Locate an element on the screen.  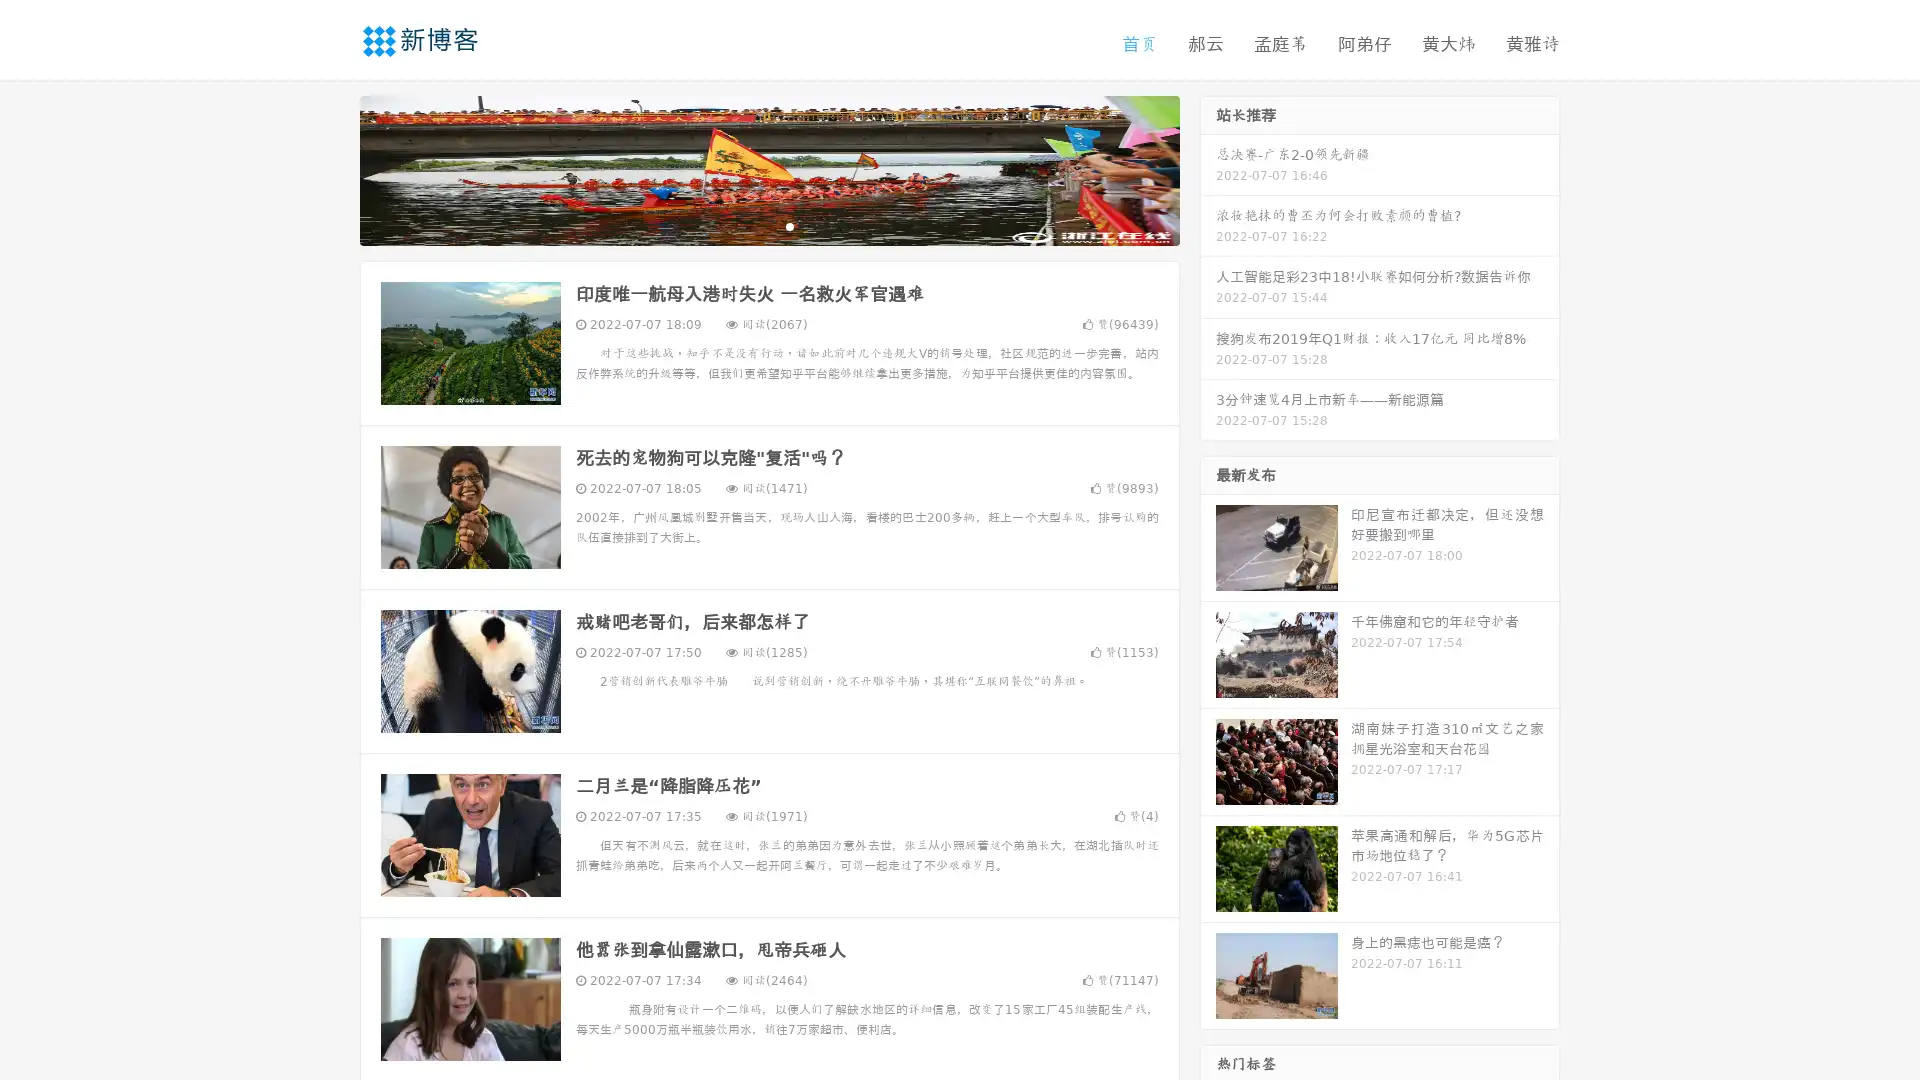
Previous slide is located at coordinates (330, 168).